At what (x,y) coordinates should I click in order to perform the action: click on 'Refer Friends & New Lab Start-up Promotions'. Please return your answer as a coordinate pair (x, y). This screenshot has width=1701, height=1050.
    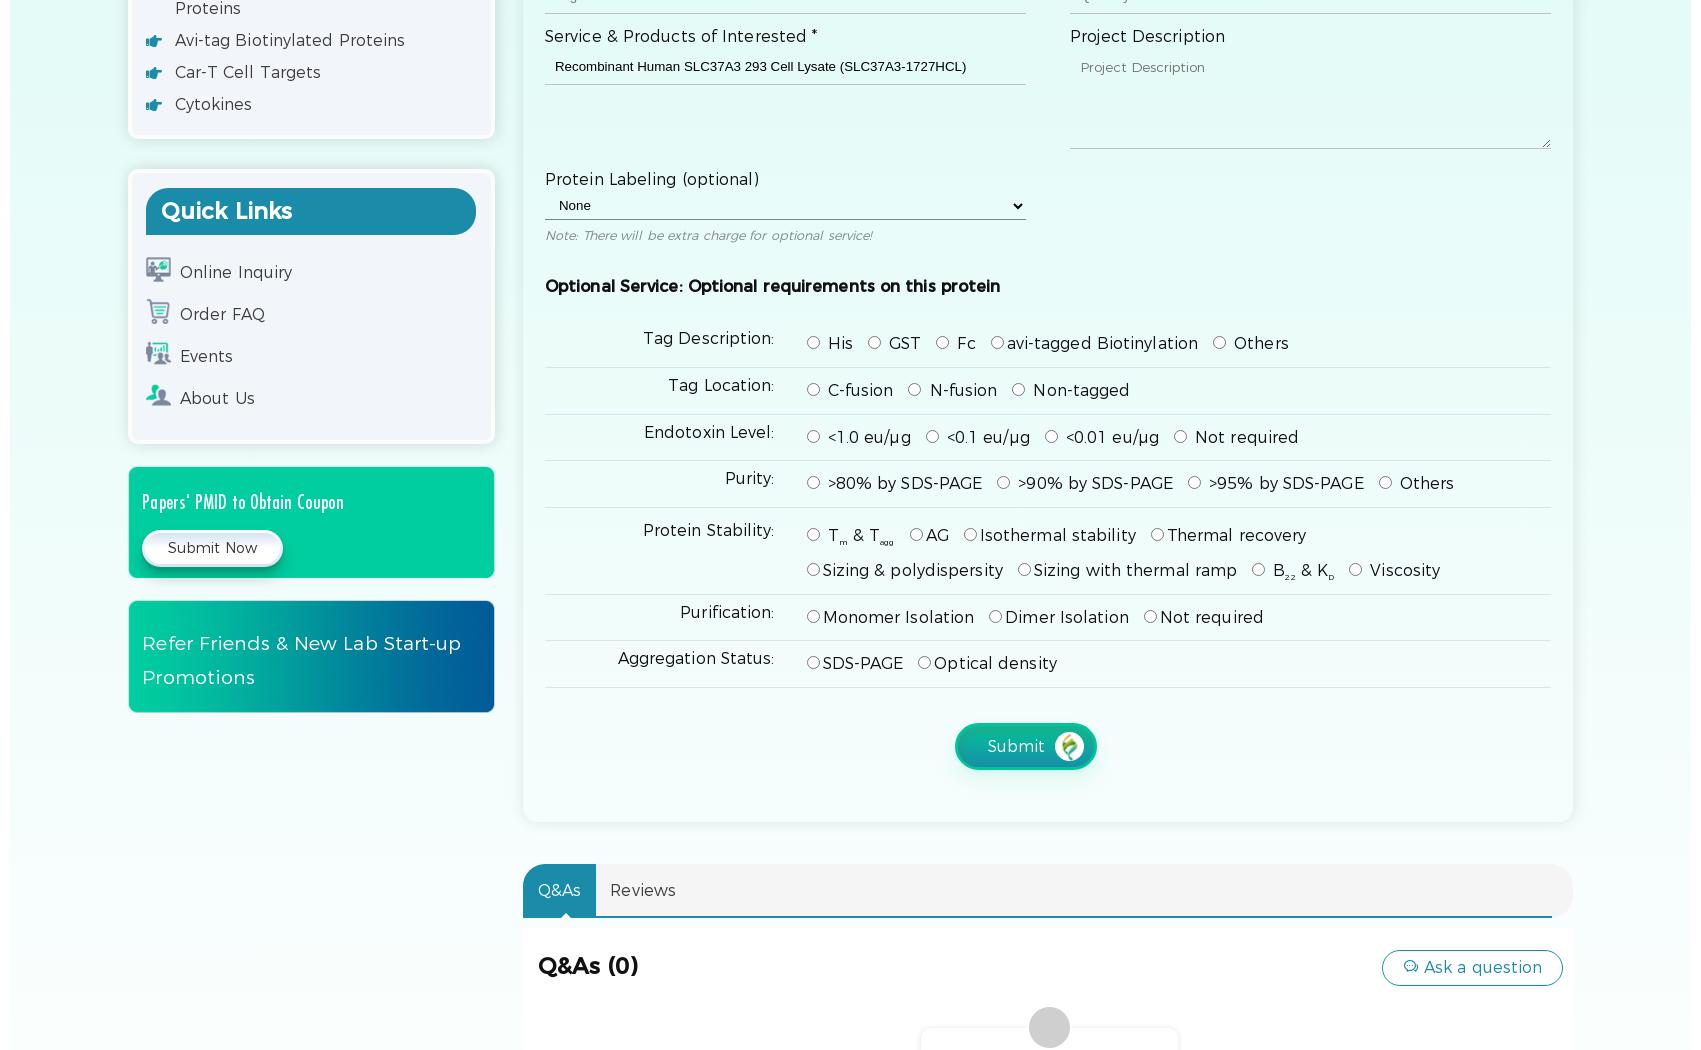
    Looking at the image, I should click on (301, 658).